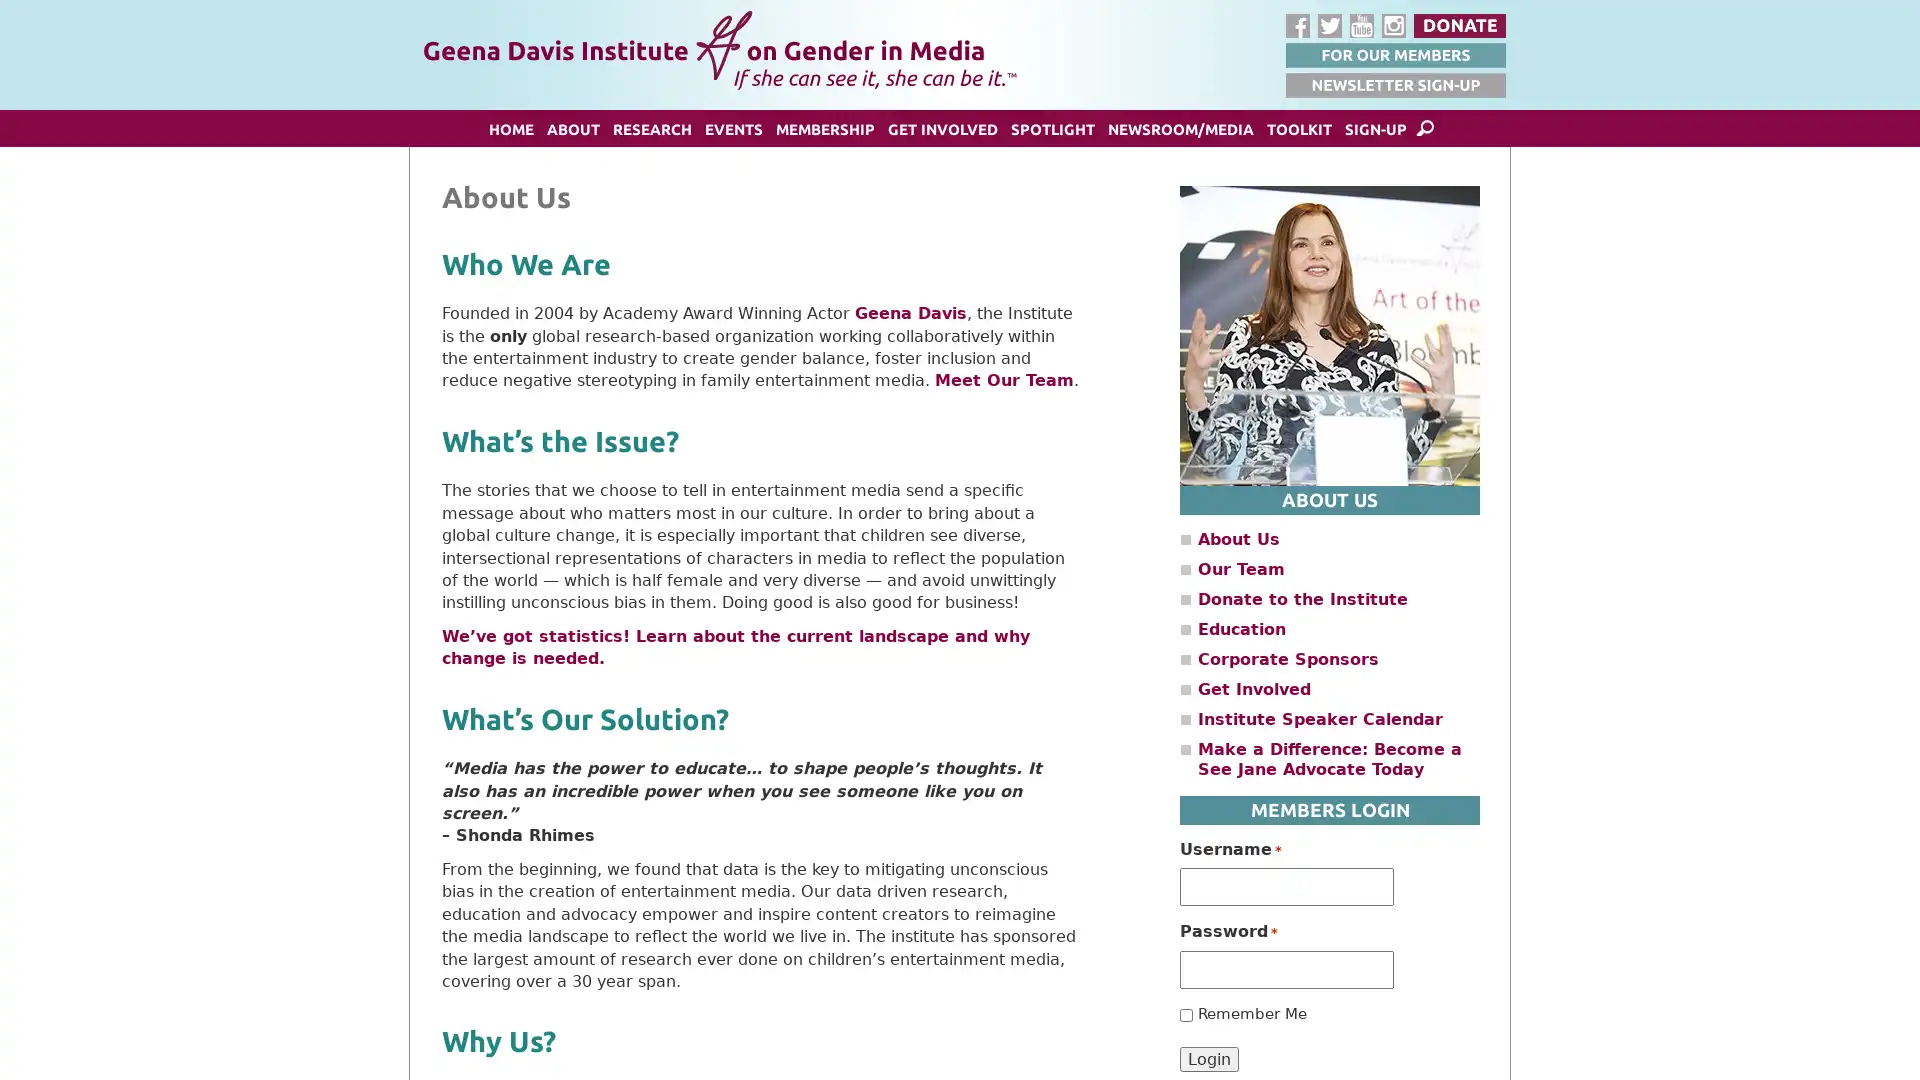  Describe the element at coordinates (1208, 1057) in the screenshot. I see `Login` at that location.